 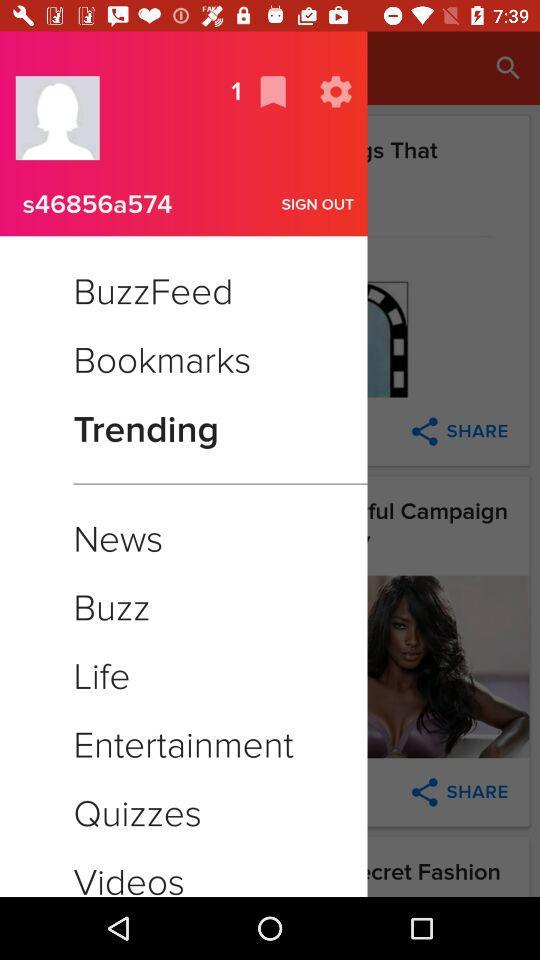 I want to click on contact icon beside 1, so click(x=57, y=117).